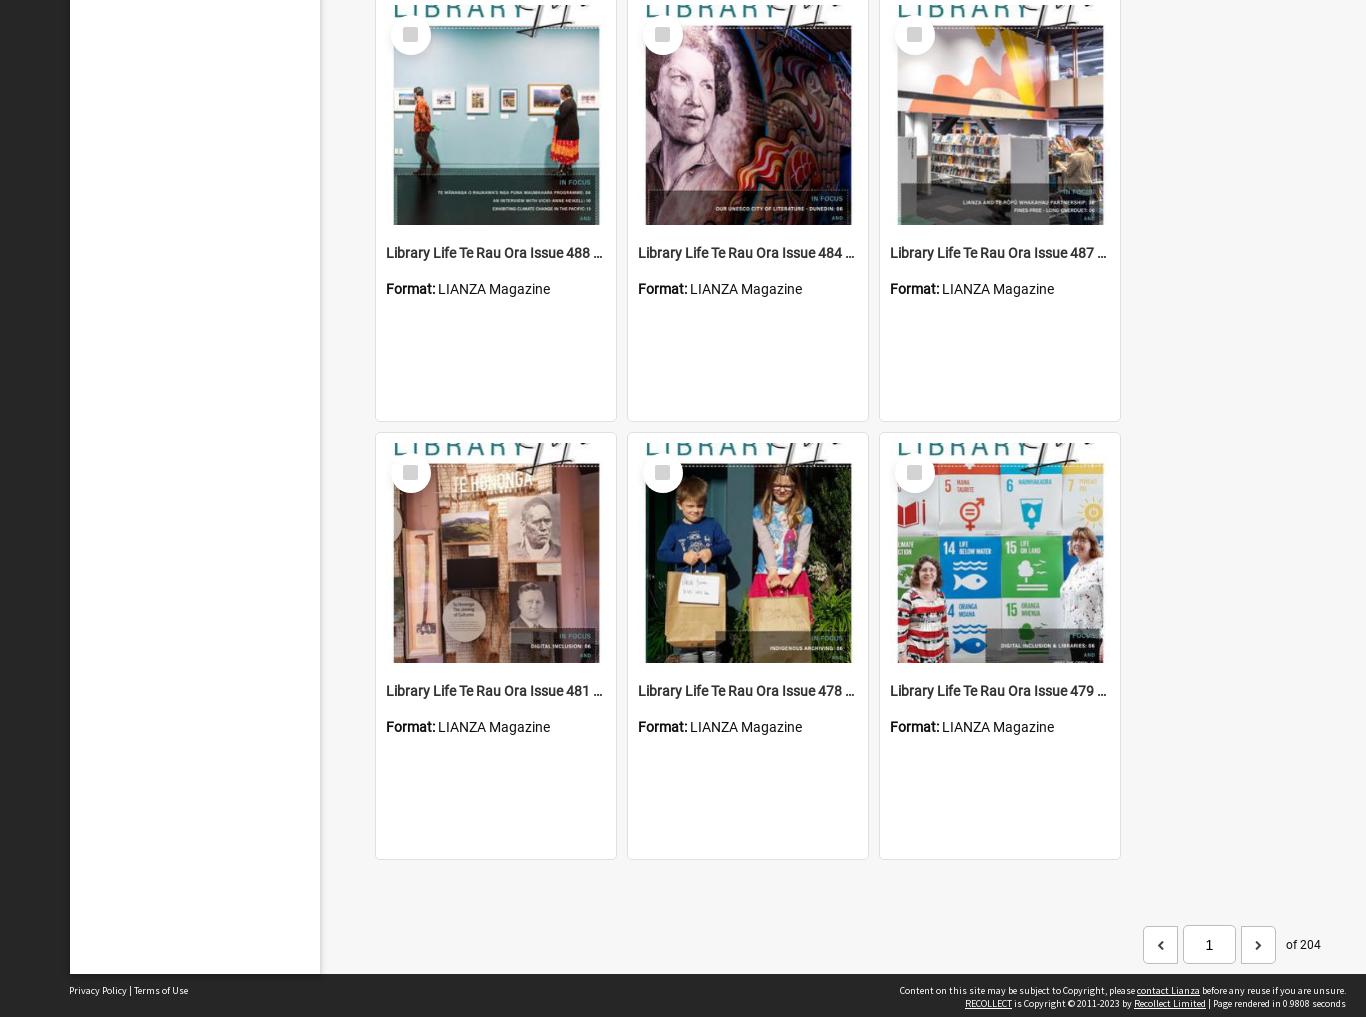 This screenshot has width=1366, height=1017. I want to click on 'of 204', so click(1302, 942).